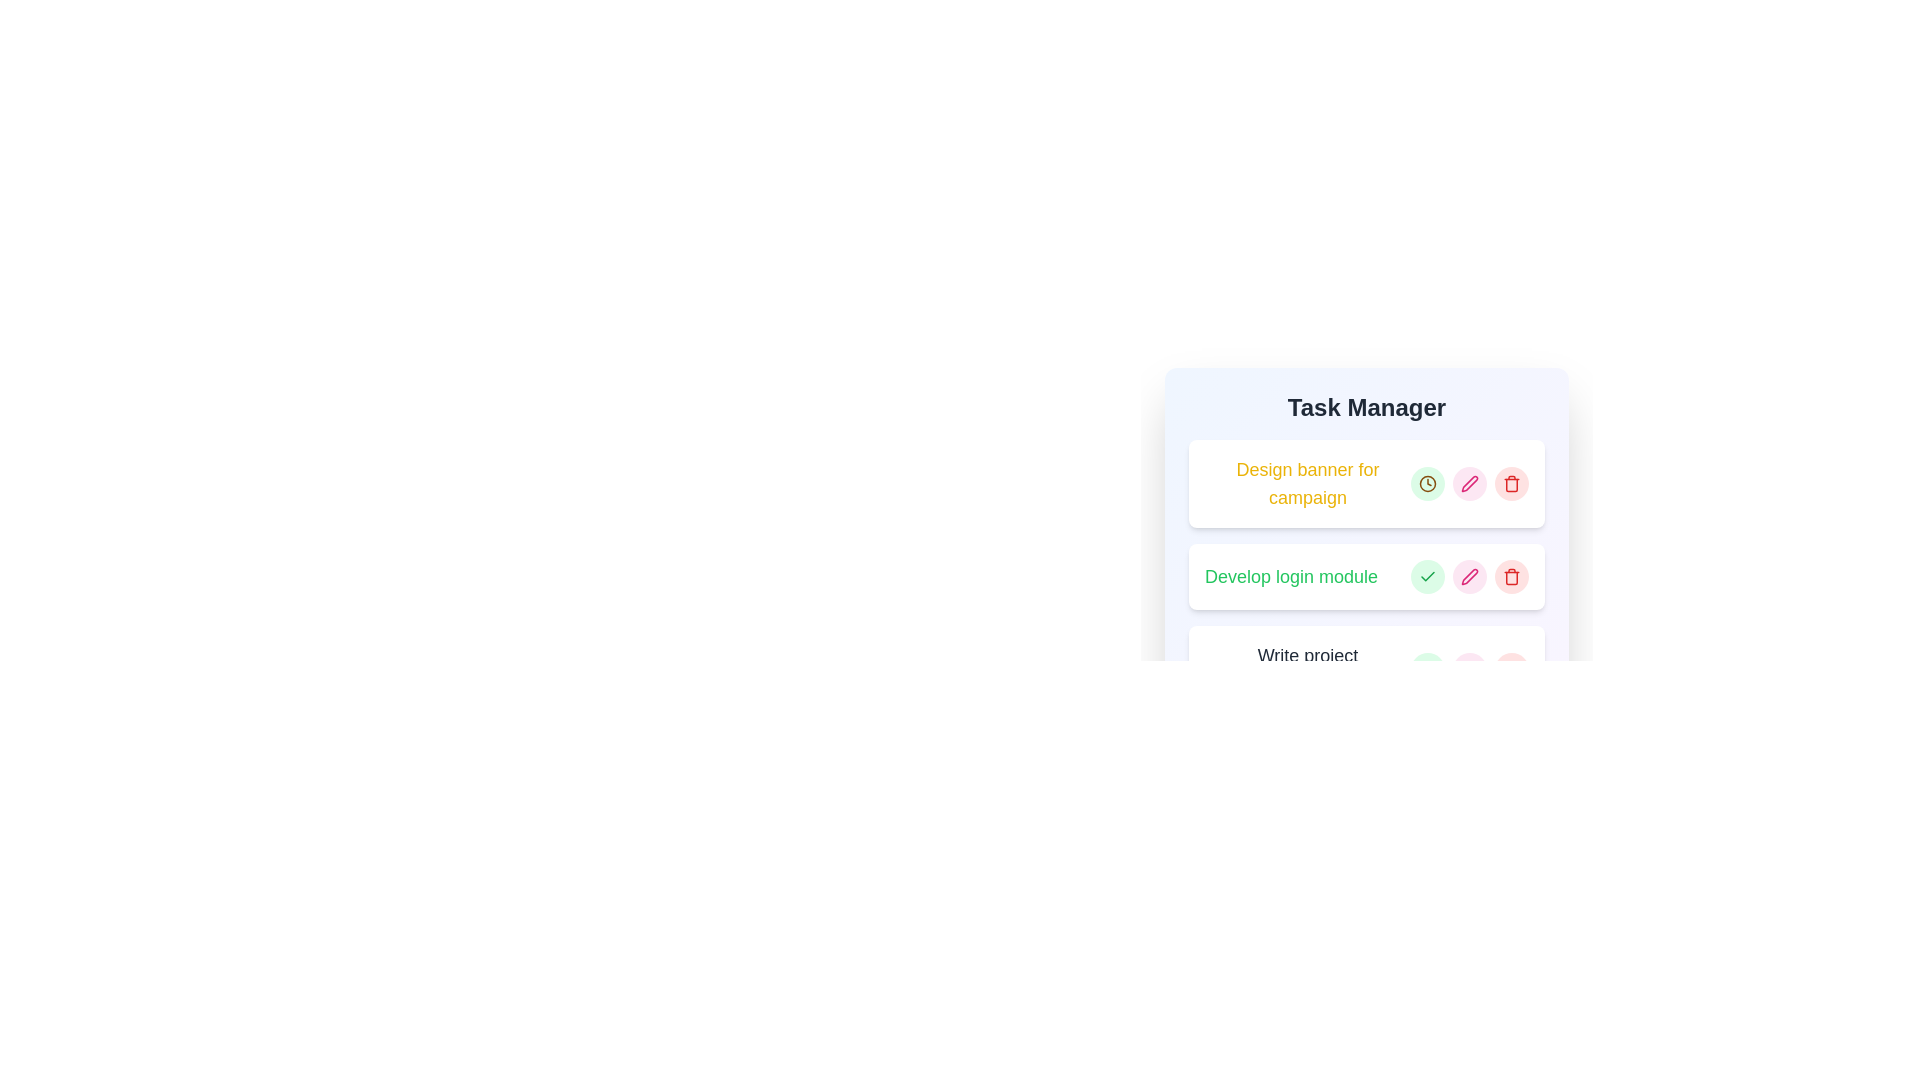  Describe the element at coordinates (1469, 483) in the screenshot. I see `the circular icon button with a pen icon and pink background` at that location.